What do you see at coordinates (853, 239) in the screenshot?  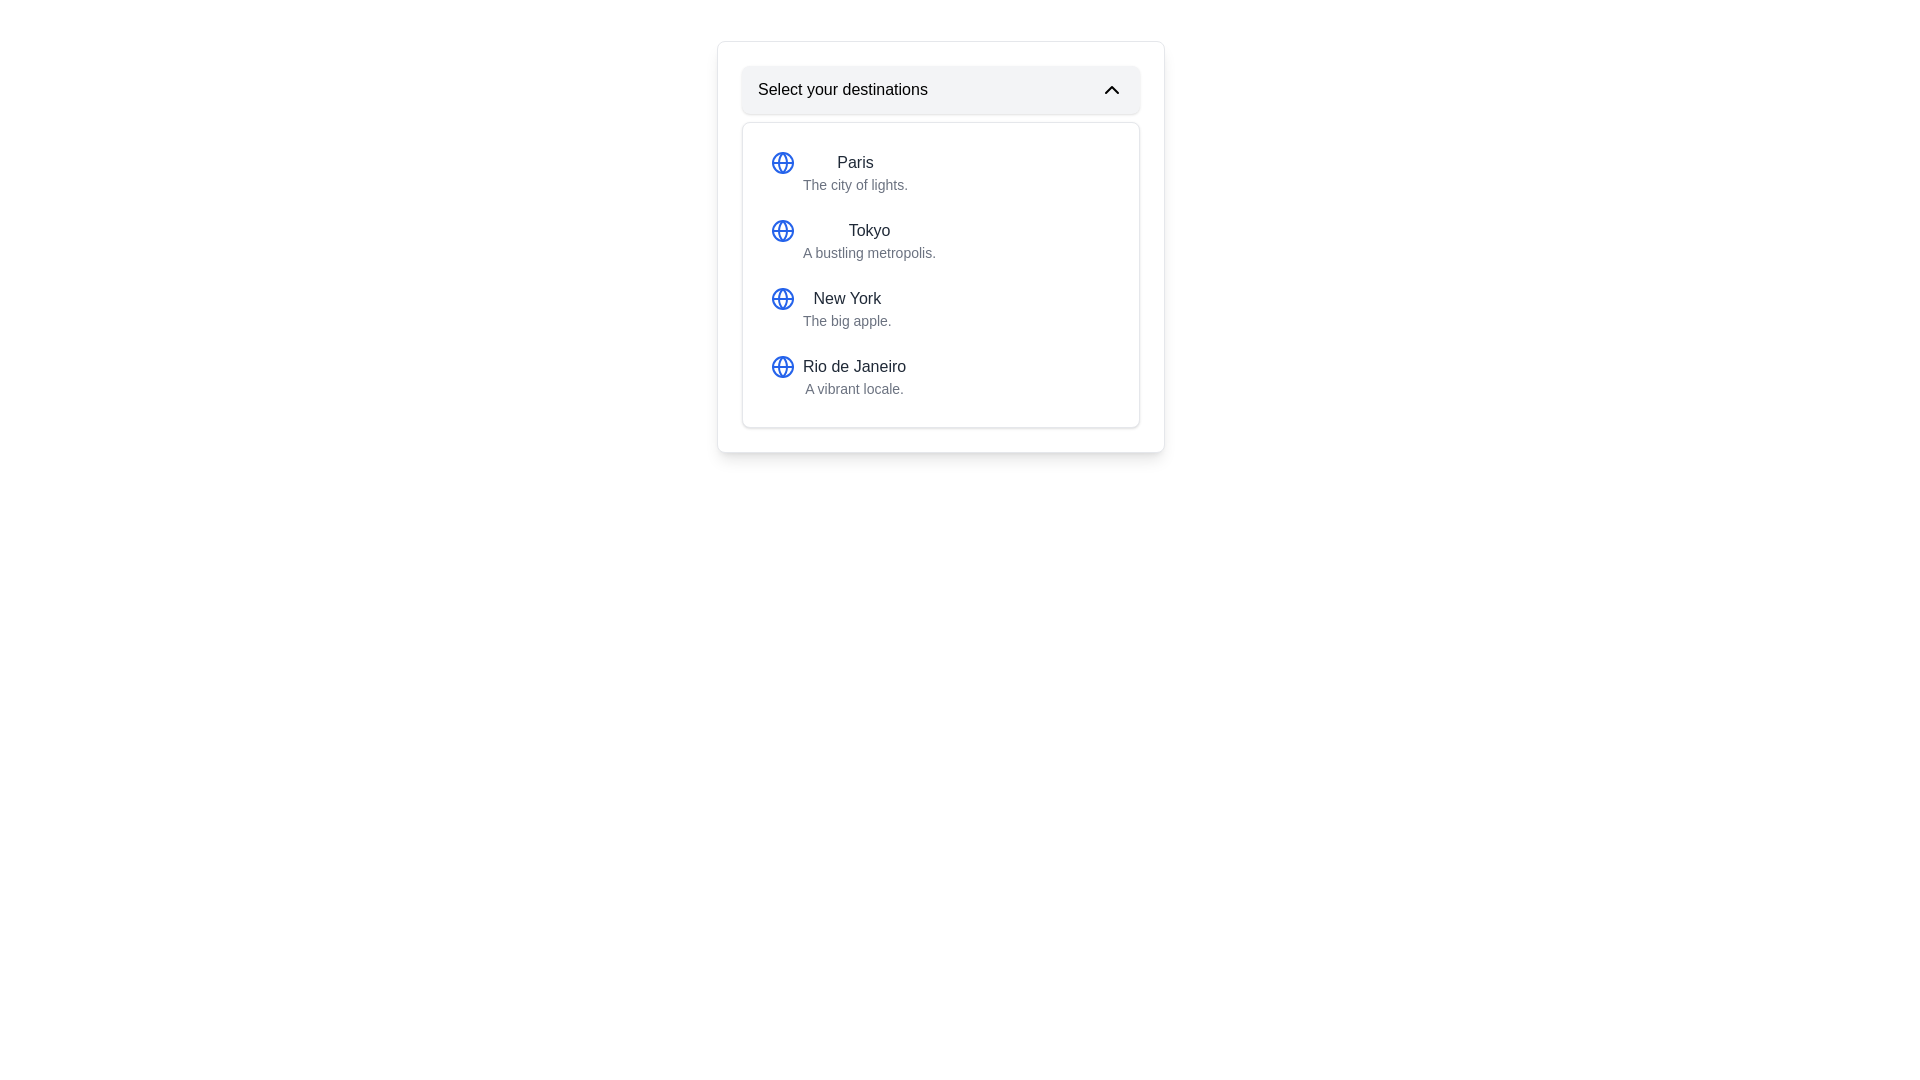 I see `the 'Tokyo' list item` at bounding box center [853, 239].